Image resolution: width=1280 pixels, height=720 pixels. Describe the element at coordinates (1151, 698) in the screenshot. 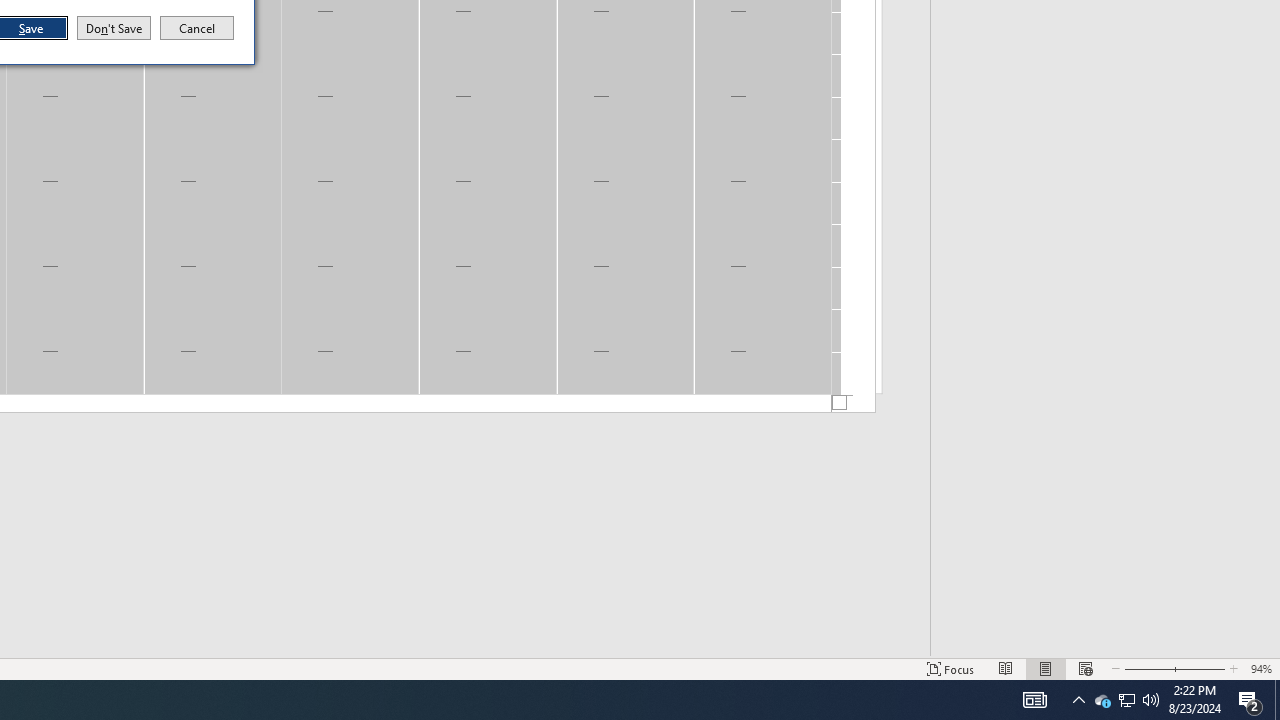

I see `'Q2790: 100%'` at that location.